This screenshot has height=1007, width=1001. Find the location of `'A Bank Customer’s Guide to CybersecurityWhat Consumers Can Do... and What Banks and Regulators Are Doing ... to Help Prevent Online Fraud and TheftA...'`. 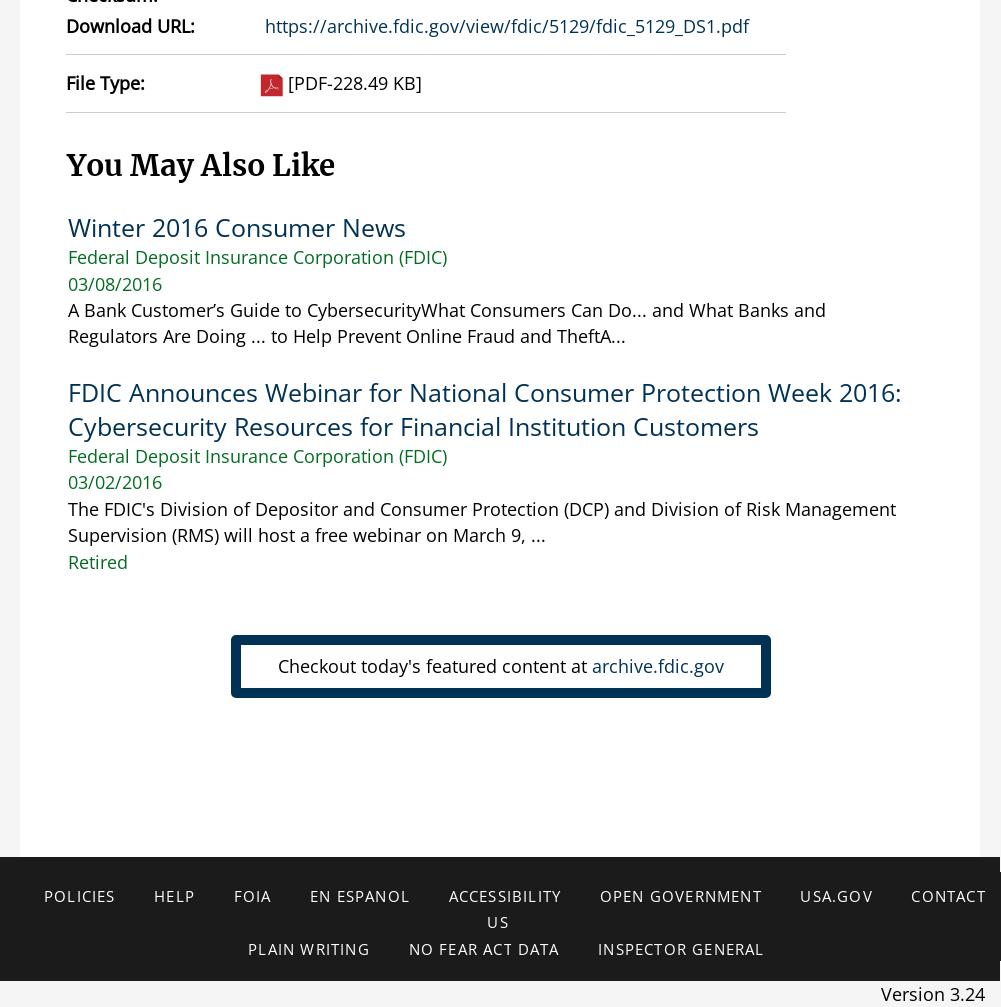

'A Bank Customer’s Guide to CybersecurityWhat Consumers Can Do... and What Banks and Regulators Are Doing ... to Help Prevent Online Fraud and TheftA...' is located at coordinates (446, 323).